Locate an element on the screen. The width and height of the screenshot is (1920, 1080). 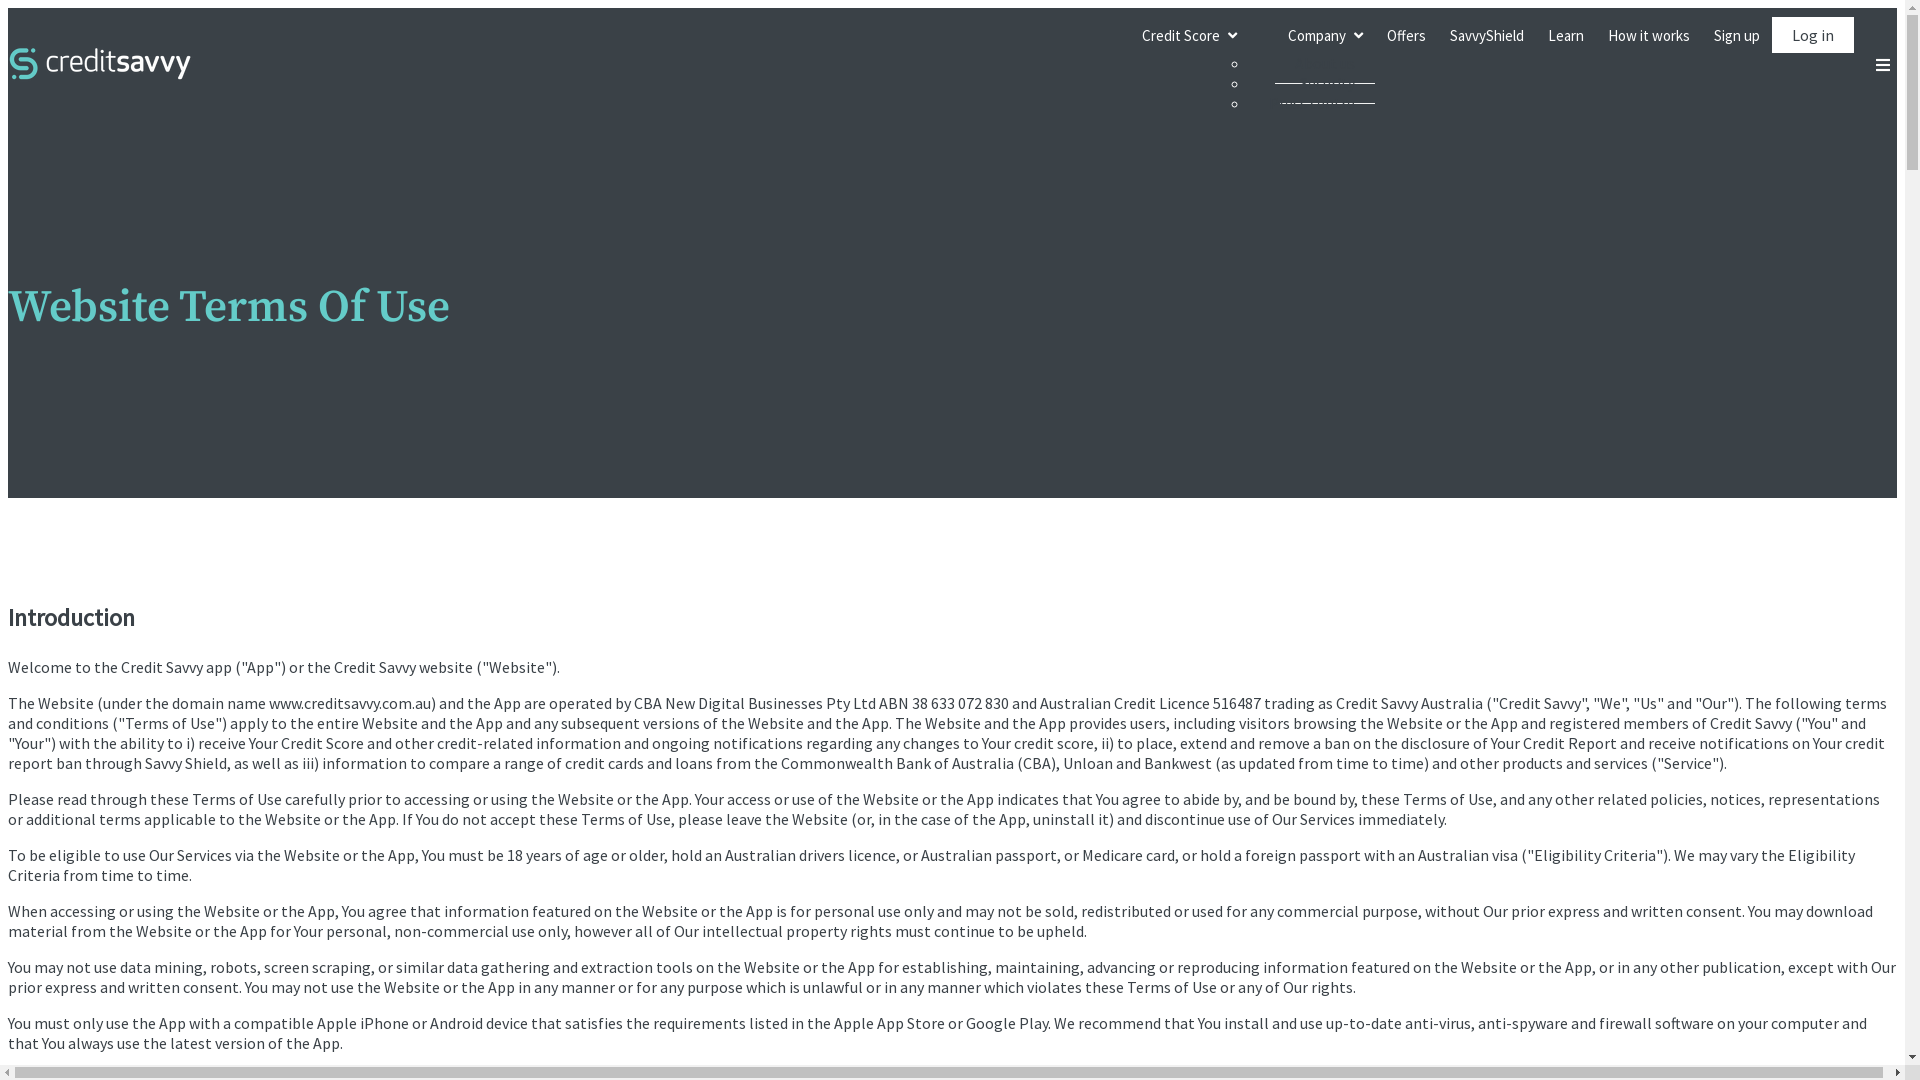
'How it works' is located at coordinates (1649, 35).